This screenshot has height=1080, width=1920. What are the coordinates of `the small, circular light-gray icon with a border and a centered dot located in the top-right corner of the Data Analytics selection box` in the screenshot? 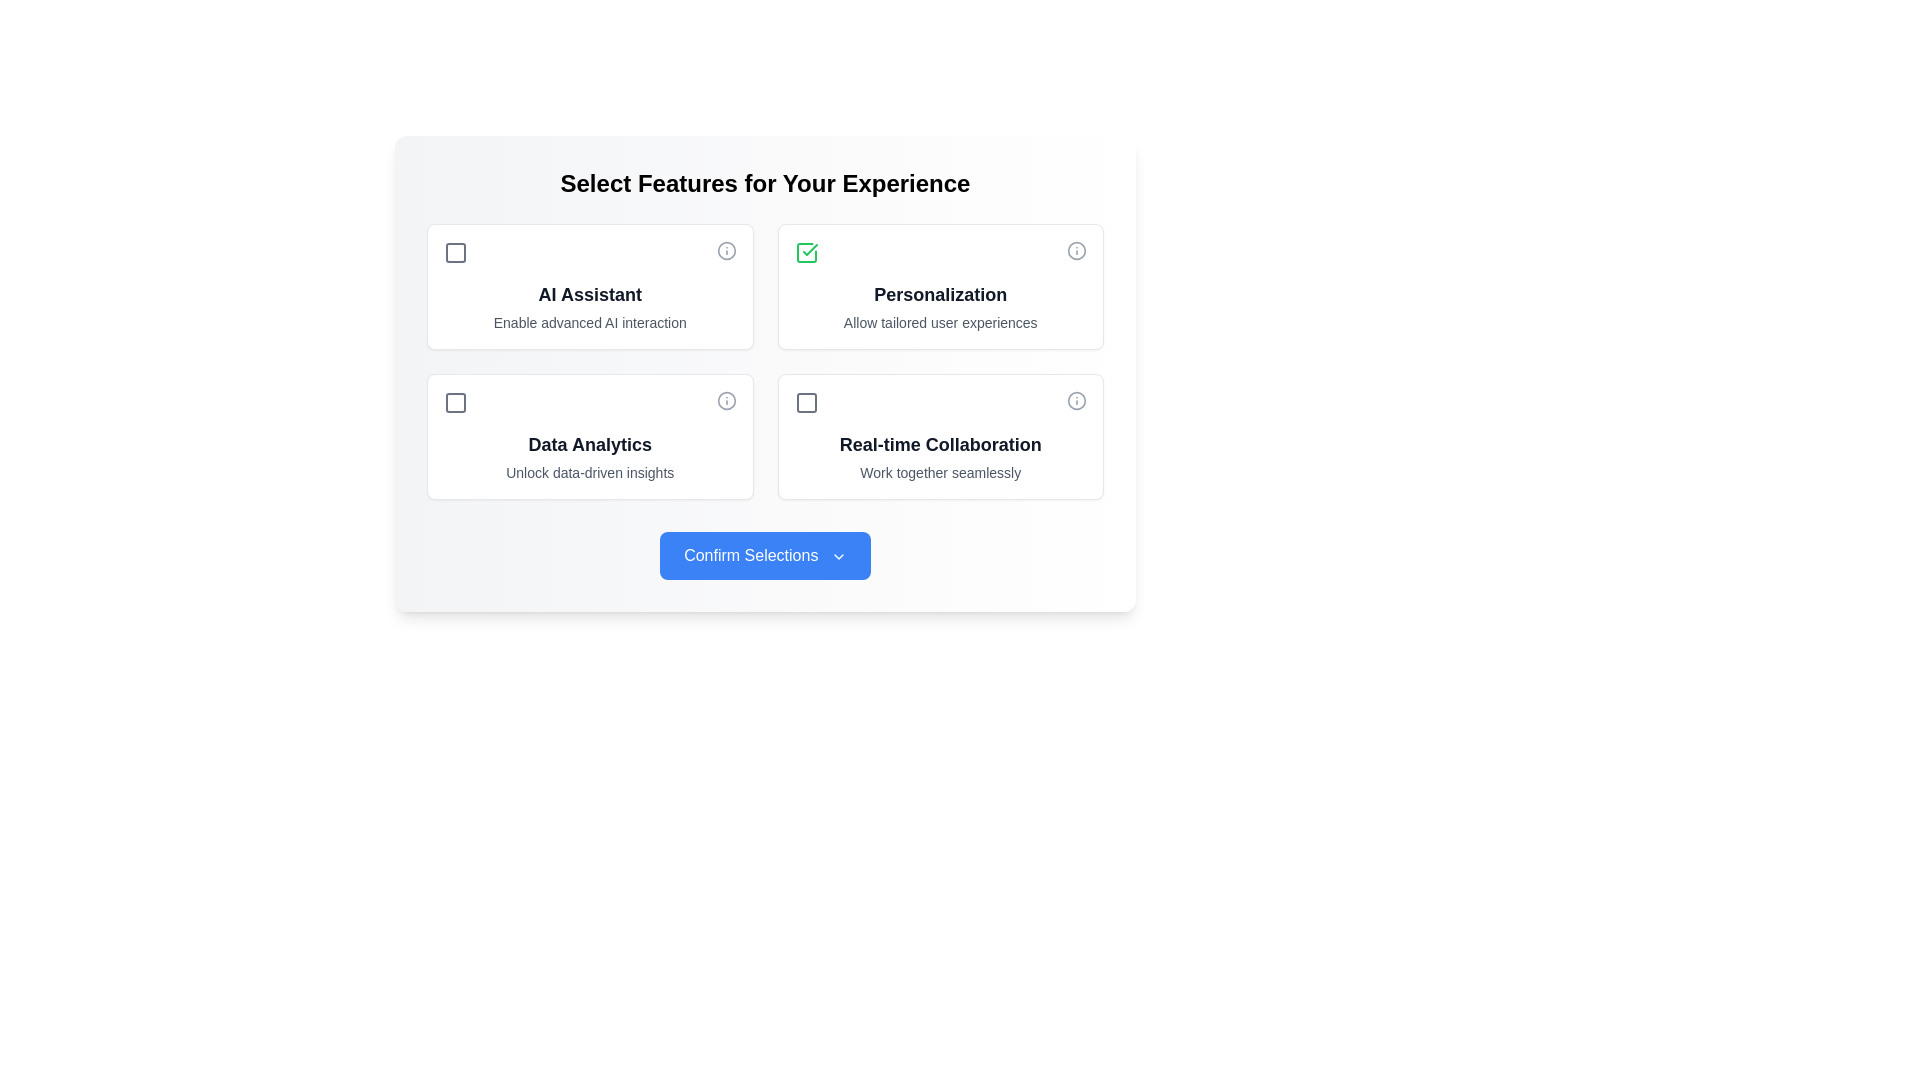 It's located at (725, 401).